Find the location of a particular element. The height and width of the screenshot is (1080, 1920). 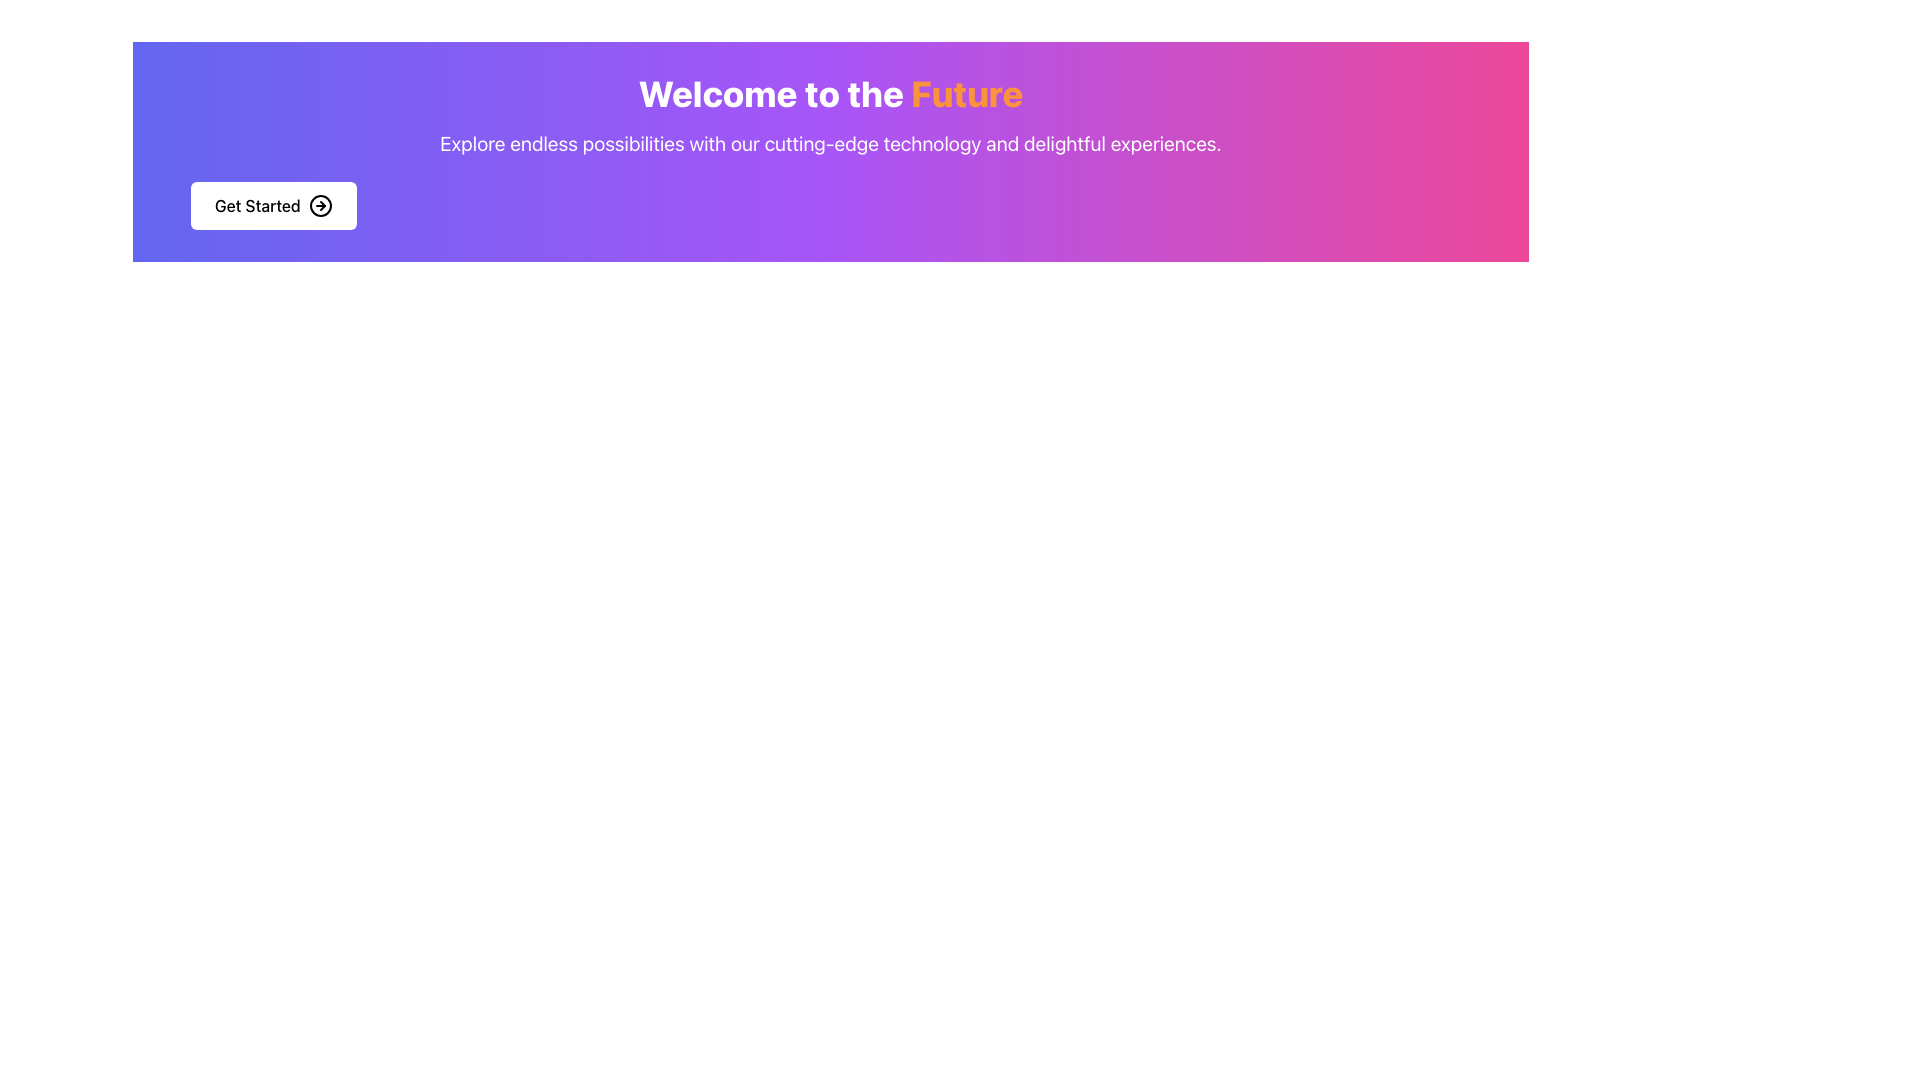

circular icon with a rightward arrow inside, which is part of the 'Get Started' button, for accessibility features is located at coordinates (320, 205).